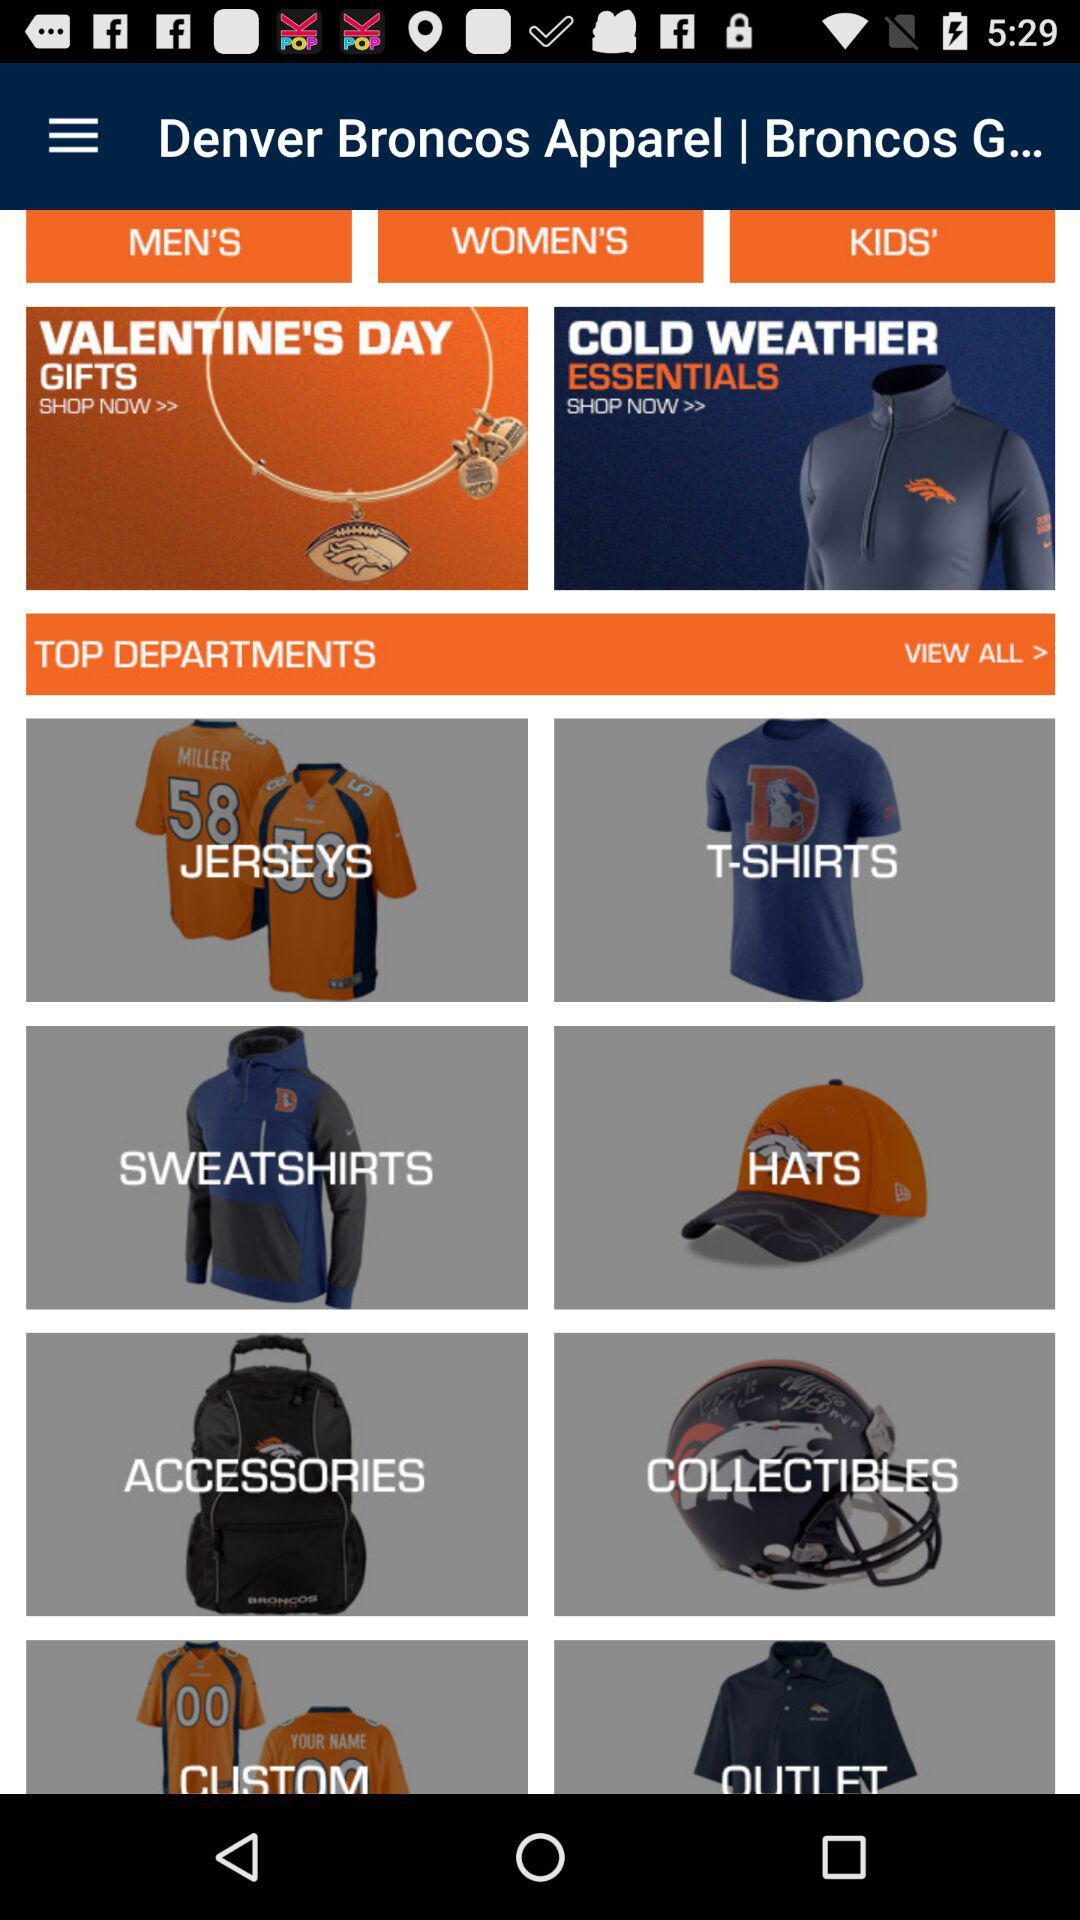  Describe the element at coordinates (72, 135) in the screenshot. I see `item next to denver broncos apparel item` at that location.